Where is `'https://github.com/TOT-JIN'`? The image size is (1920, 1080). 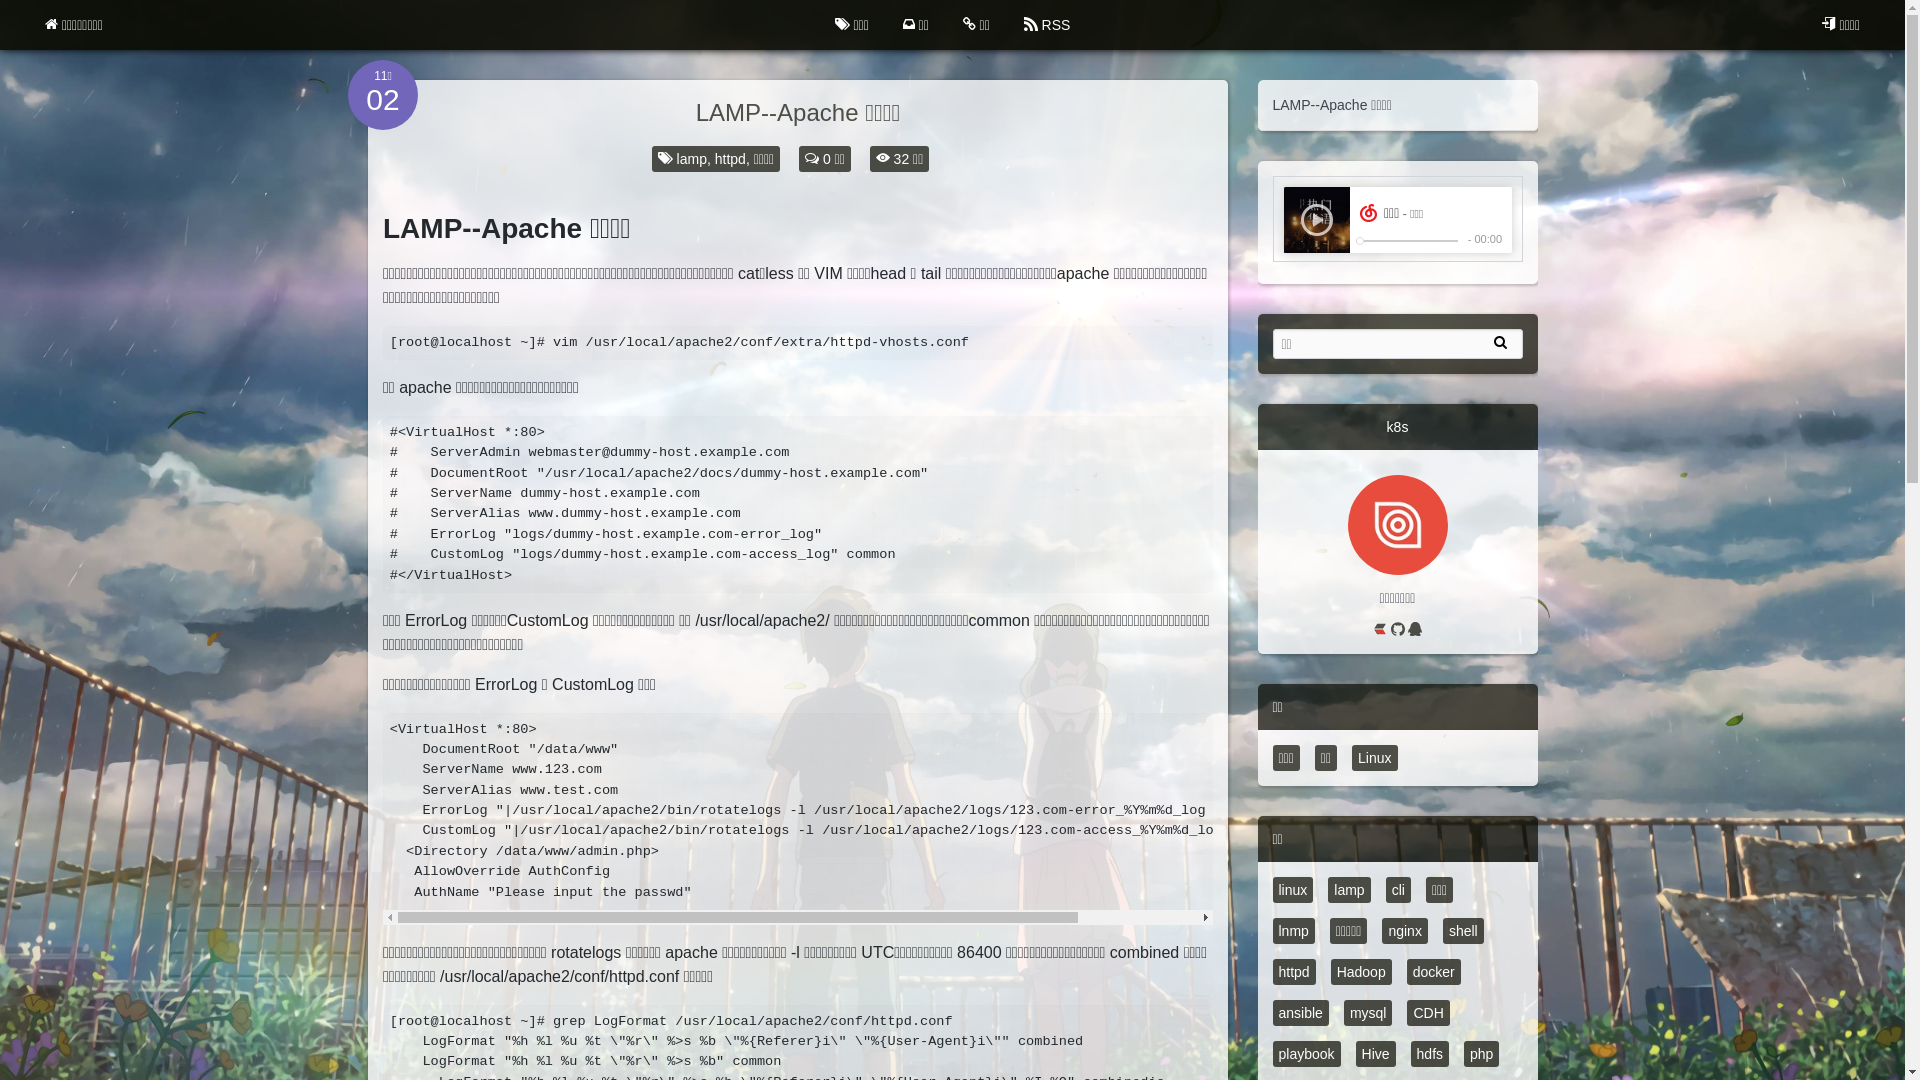 'https://github.com/TOT-JIN' is located at coordinates (1389, 631).